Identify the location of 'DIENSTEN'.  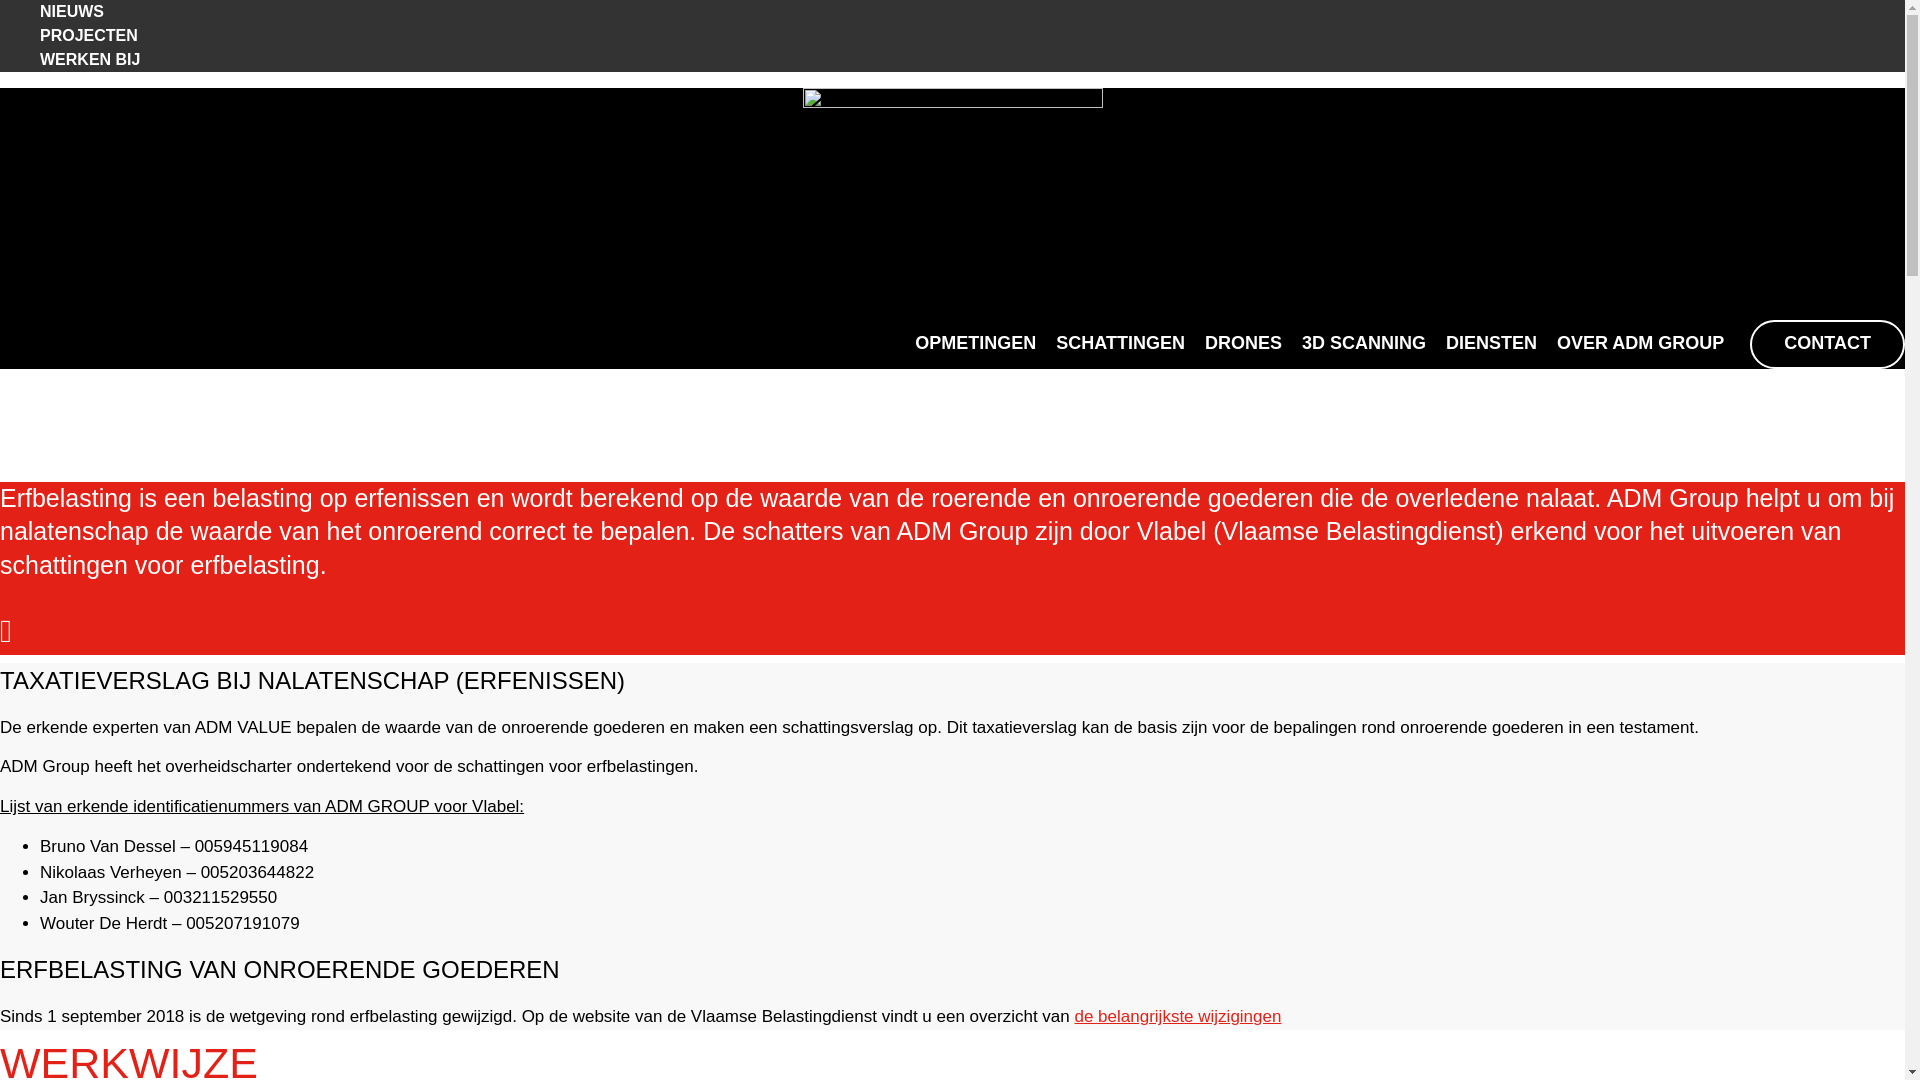
(1434, 343).